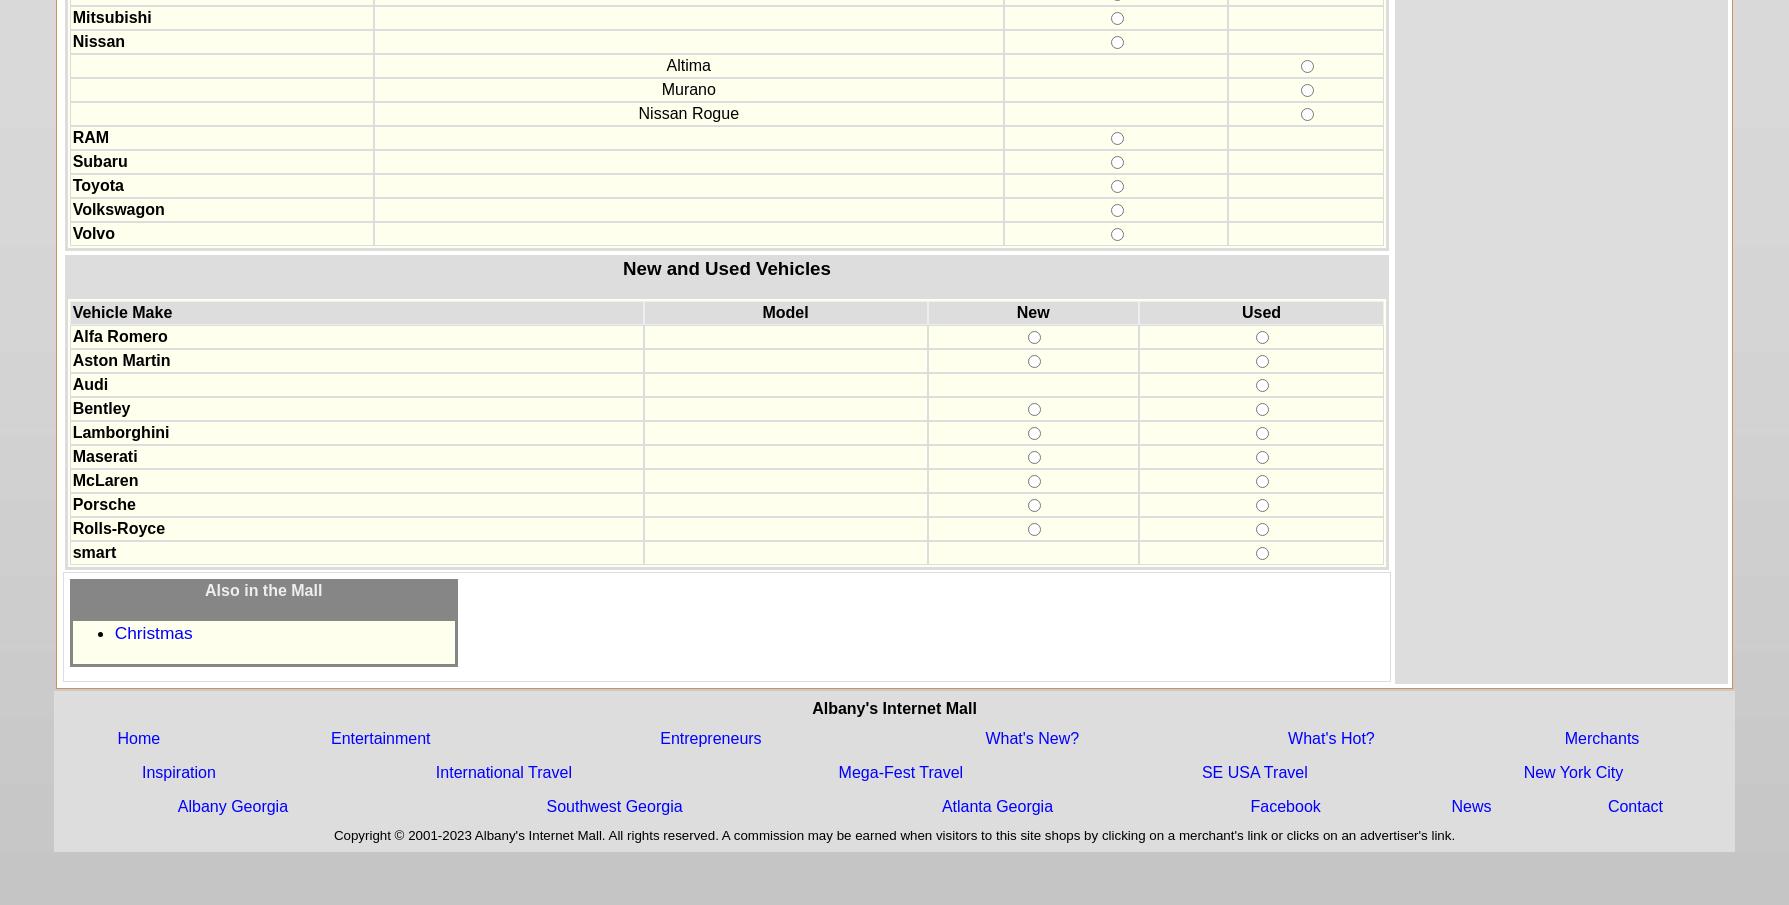 The height and width of the screenshot is (905, 1789). Describe the element at coordinates (98, 40) in the screenshot. I see `'Nissan'` at that location.